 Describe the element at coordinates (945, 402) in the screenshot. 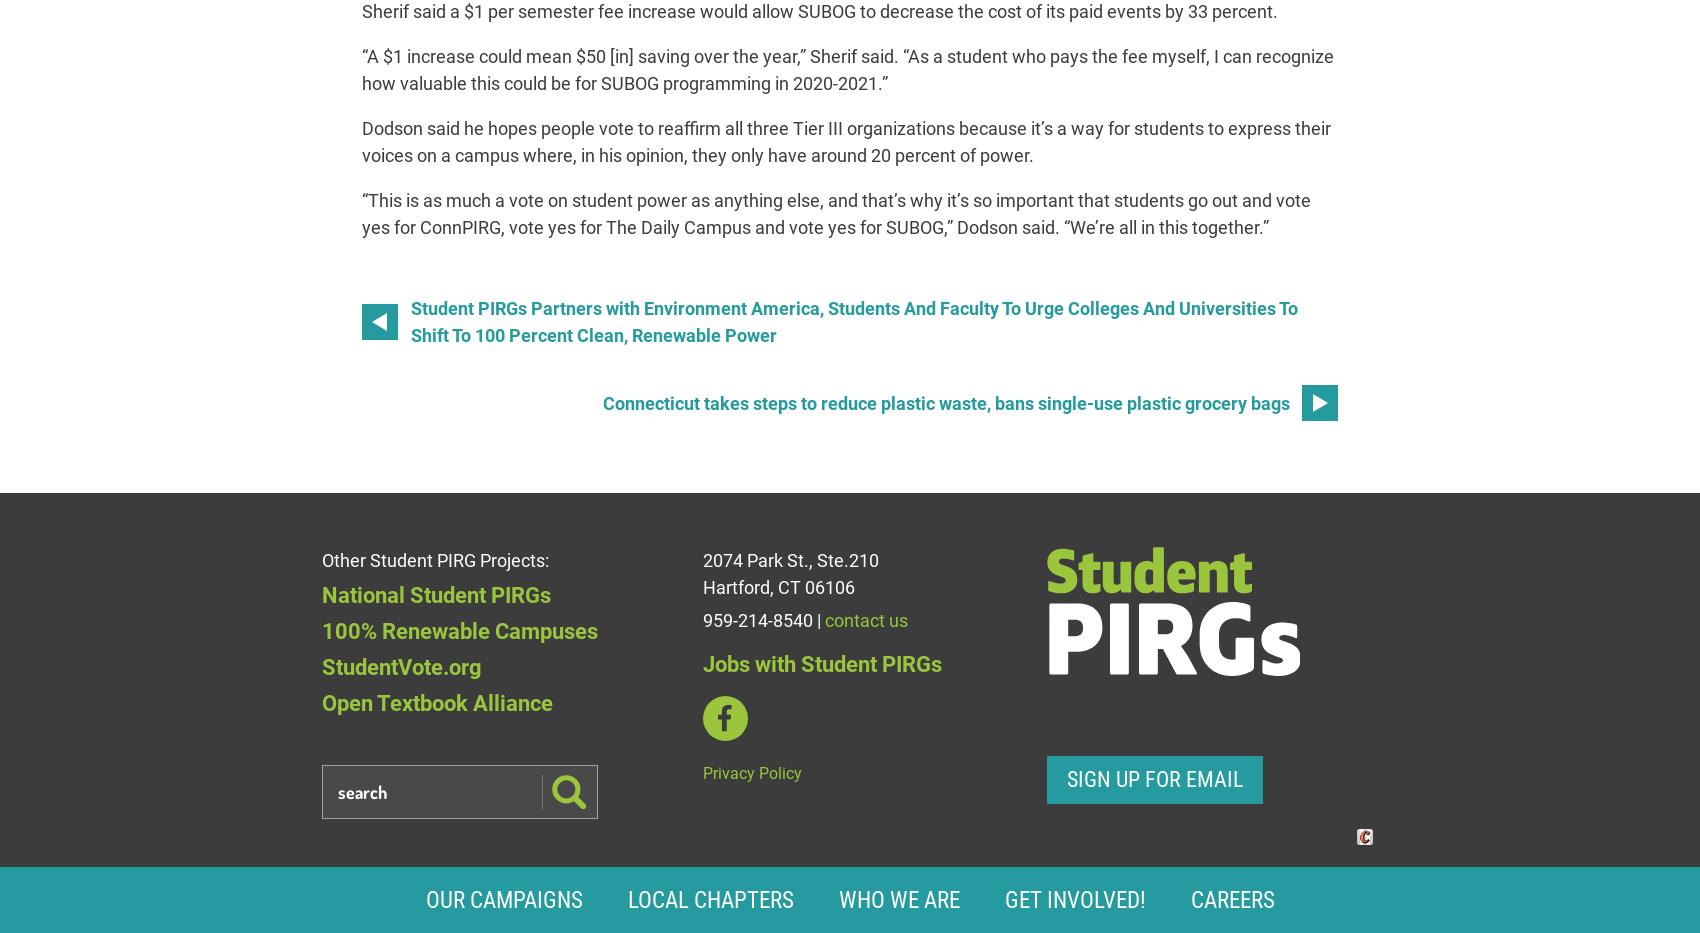

I see `'Connecticut takes steps to reduce plastic waste, bans single-use plastic grocery bags'` at that location.